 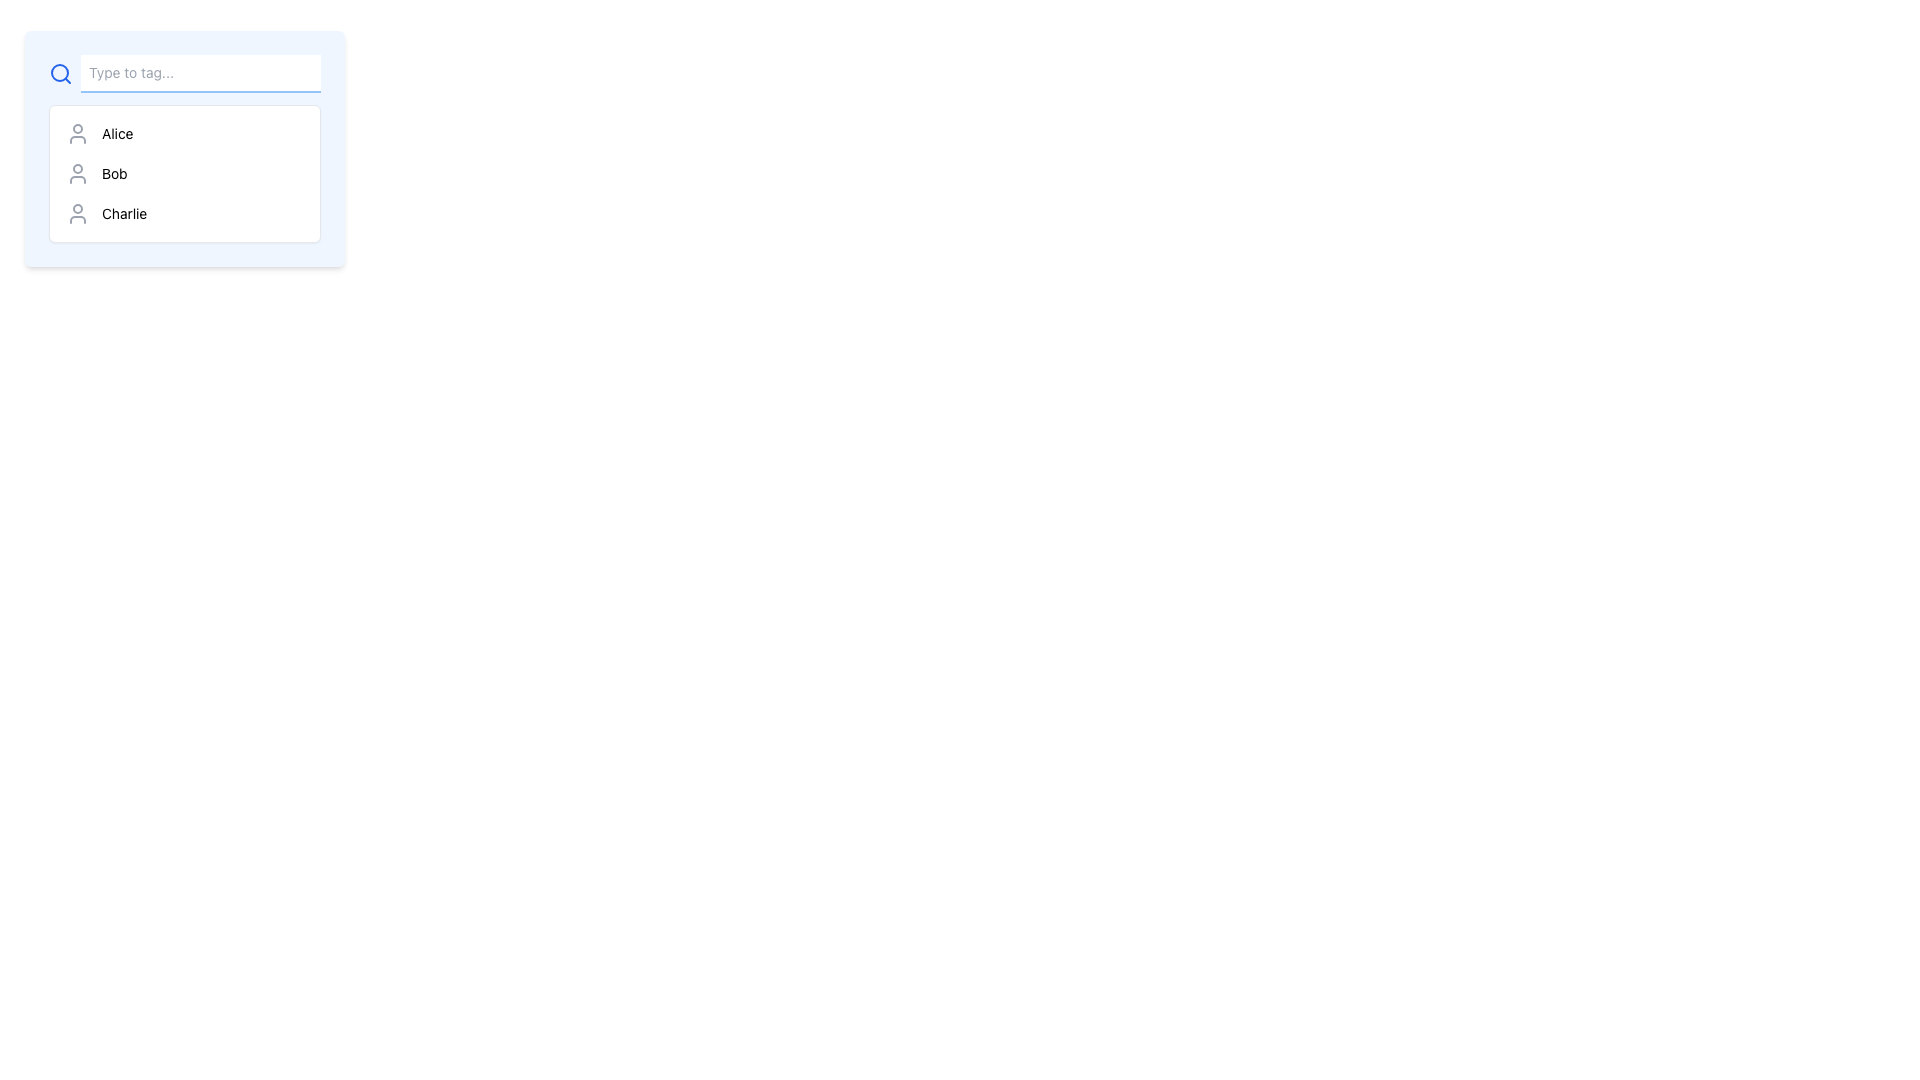 What do you see at coordinates (77, 134) in the screenshot?
I see `the user icon associated with 'Alice'` at bounding box center [77, 134].